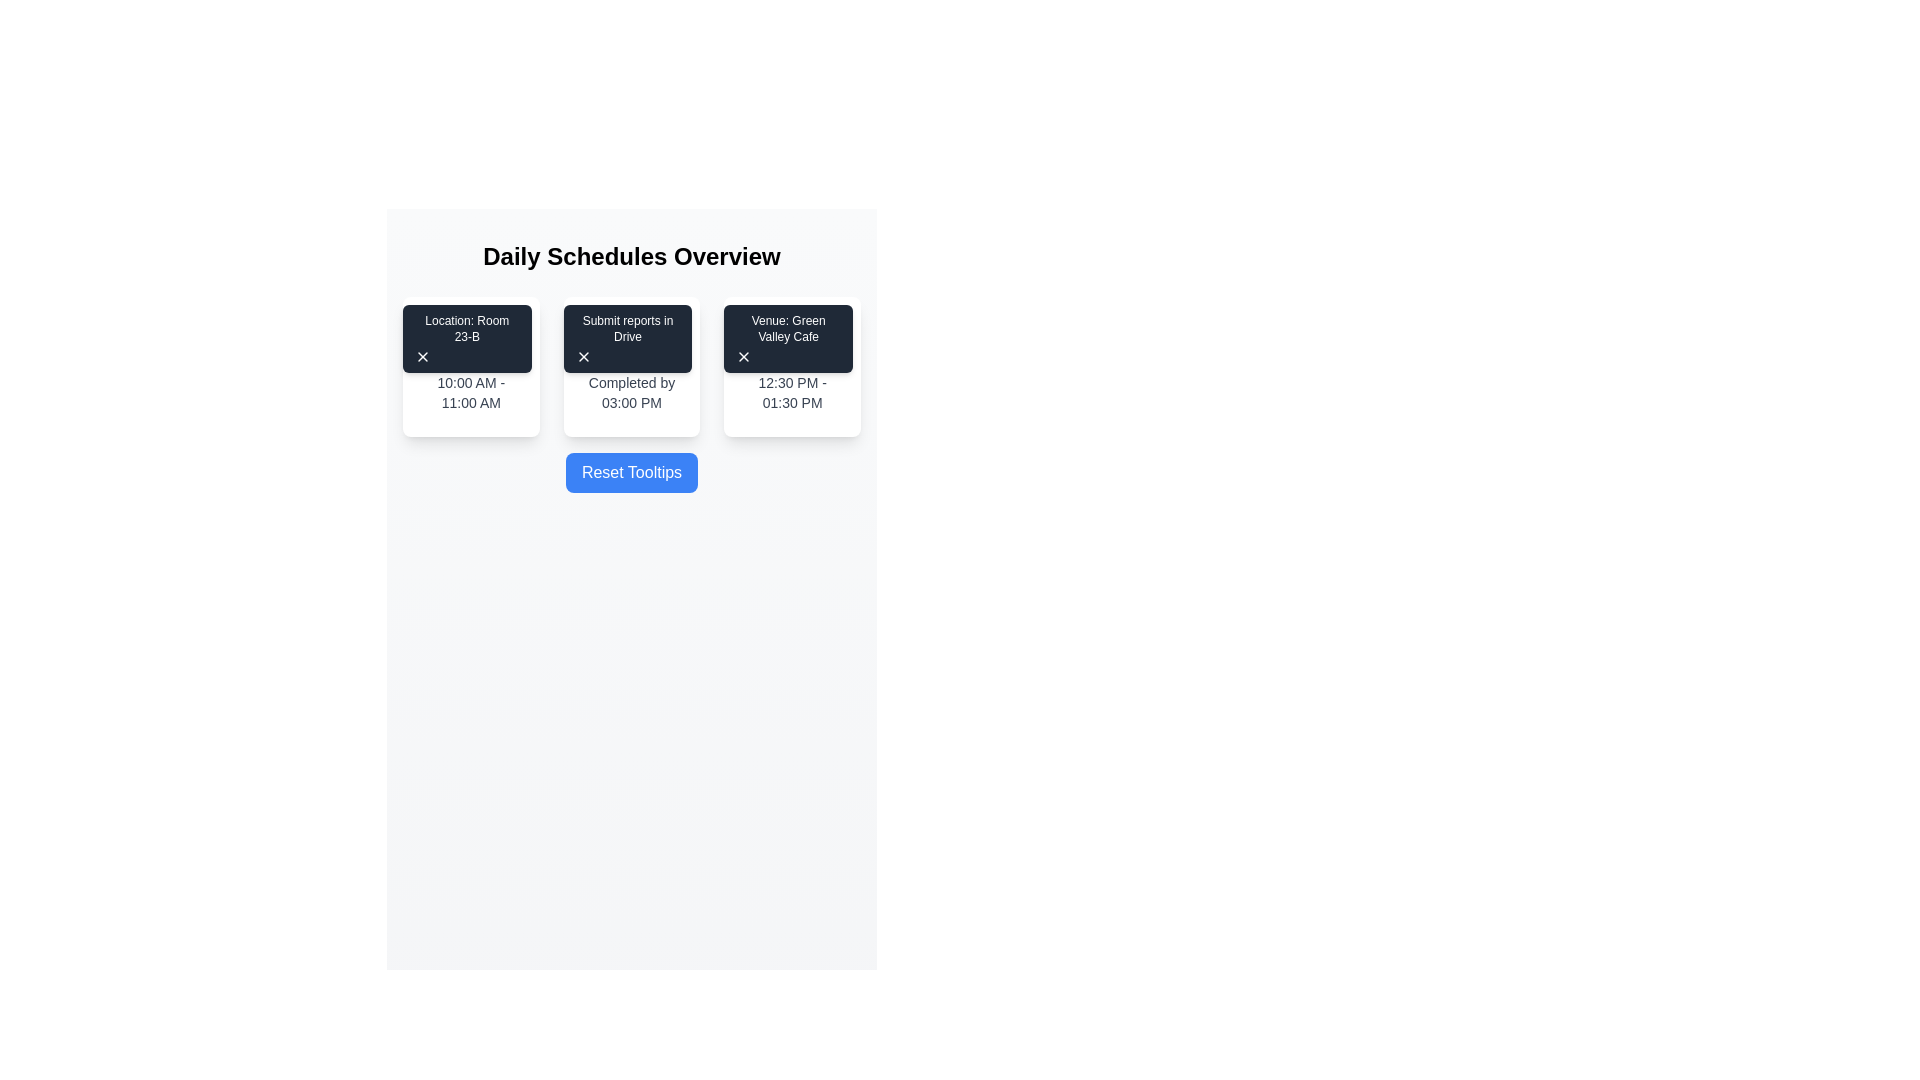  What do you see at coordinates (582, 356) in the screenshot?
I see `the Close button icon (stylized 'X') located at the top-right corner of the 'Submit reports in Drive' tooltip card` at bounding box center [582, 356].